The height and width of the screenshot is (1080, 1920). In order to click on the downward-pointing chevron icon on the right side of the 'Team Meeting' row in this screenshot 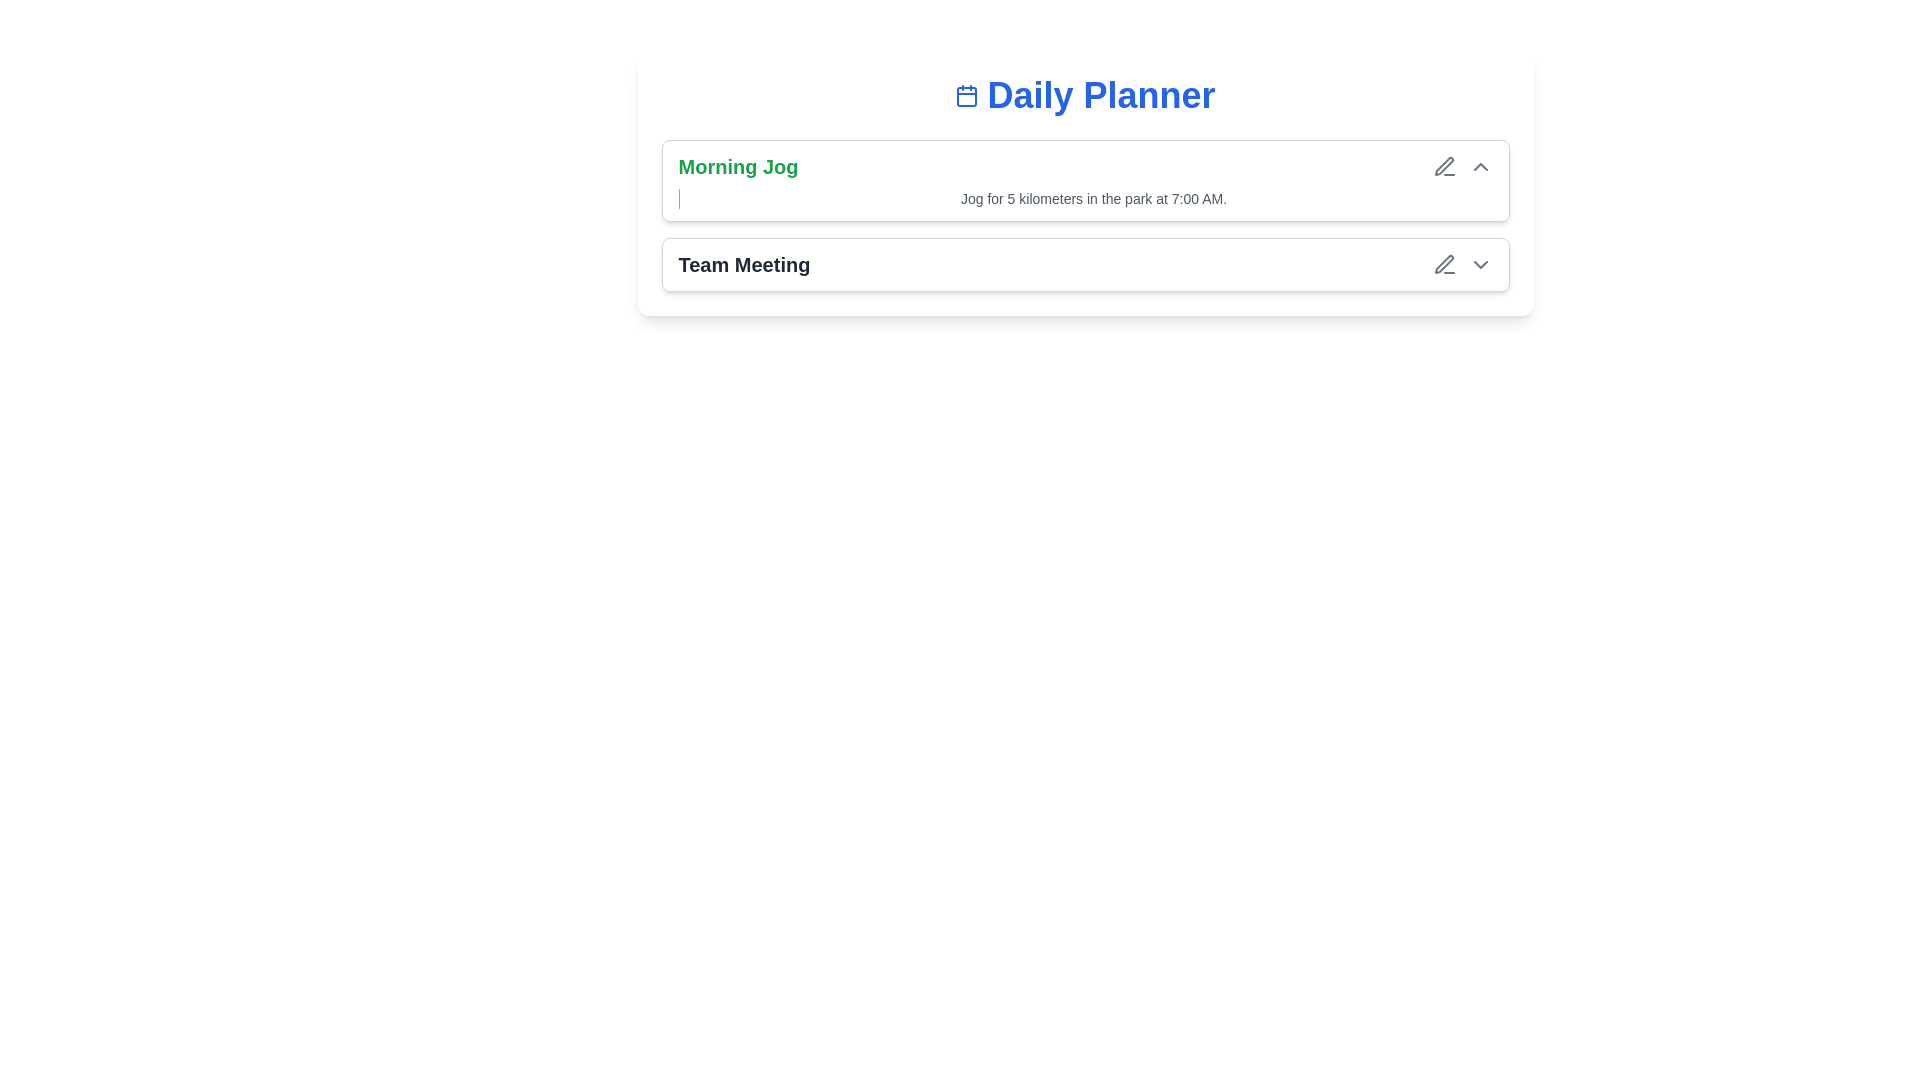, I will do `click(1480, 264)`.